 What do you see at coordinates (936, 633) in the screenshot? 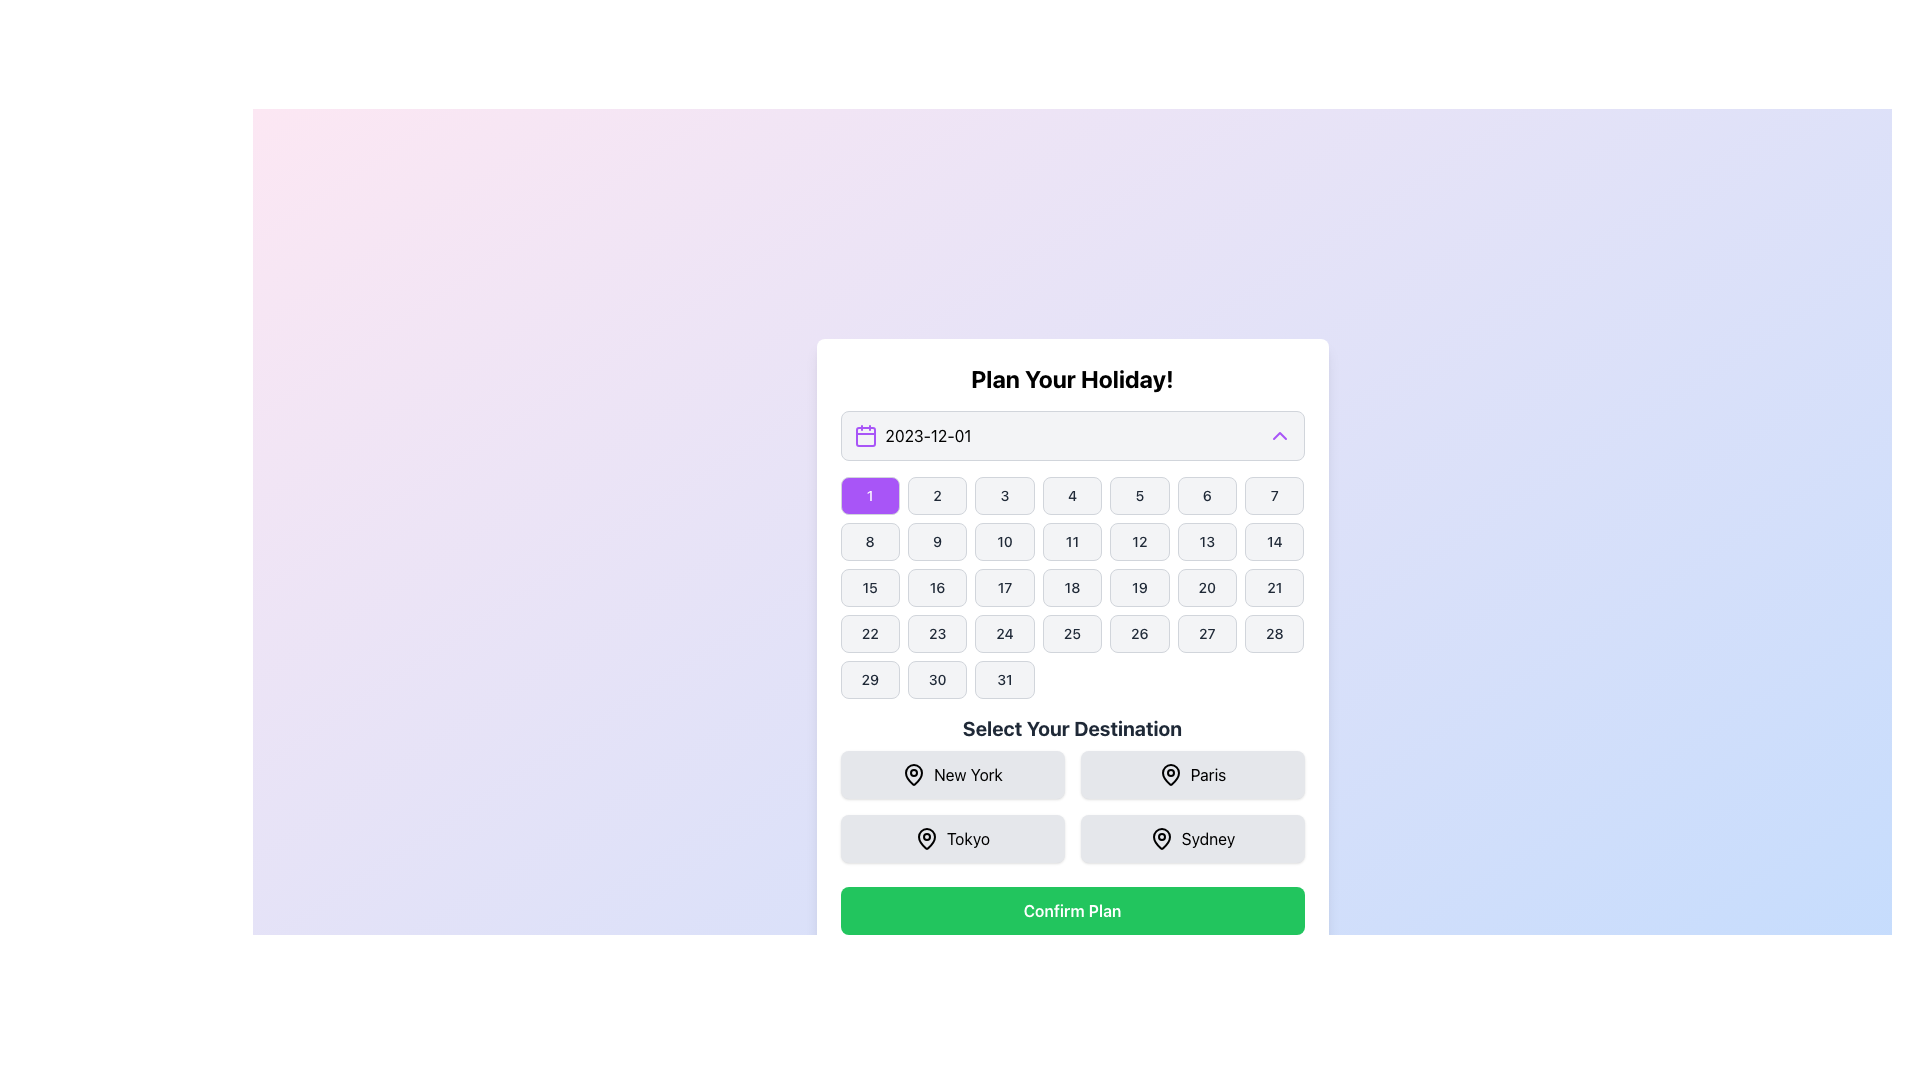
I see `the rounded rectangular button labeled '23' in the calendar component` at bounding box center [936, 633].